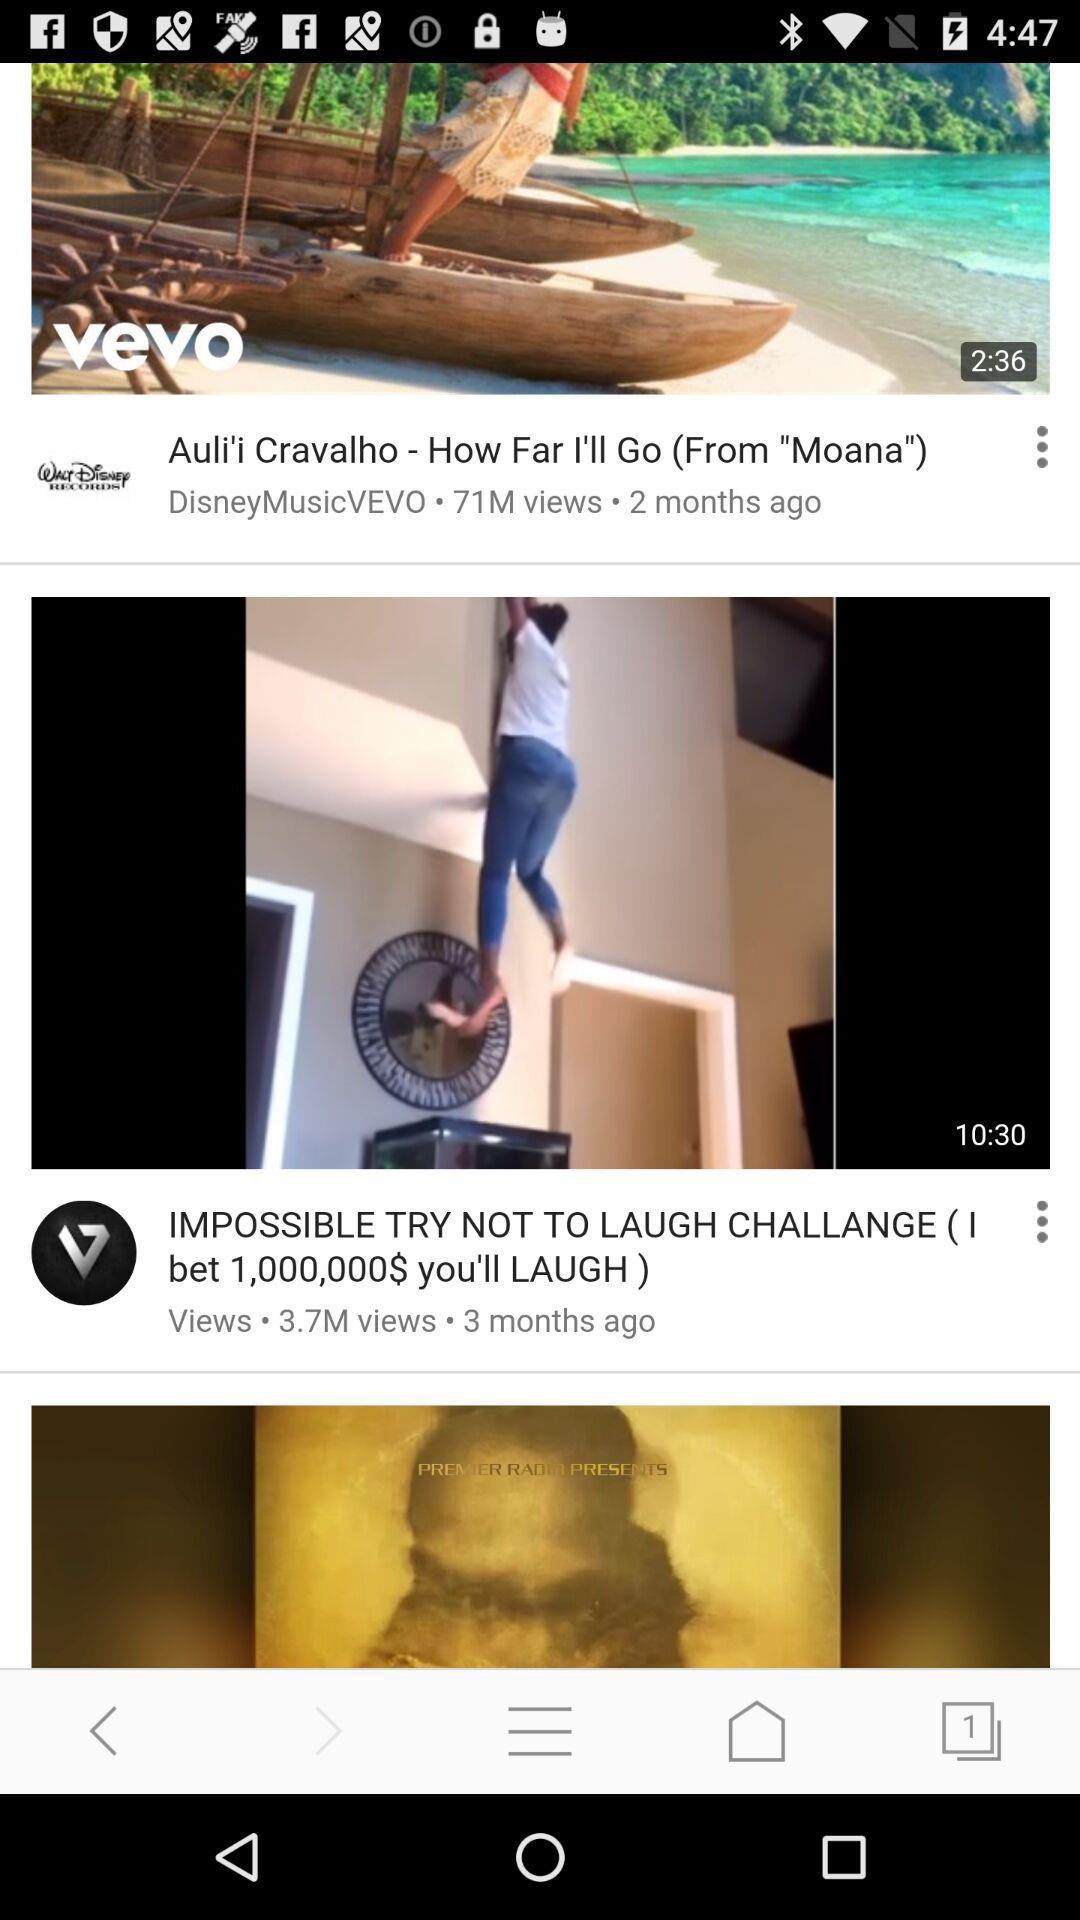  Describe the element at coordinates (756, 1730) in the screenshot. I see `go home` at that location.